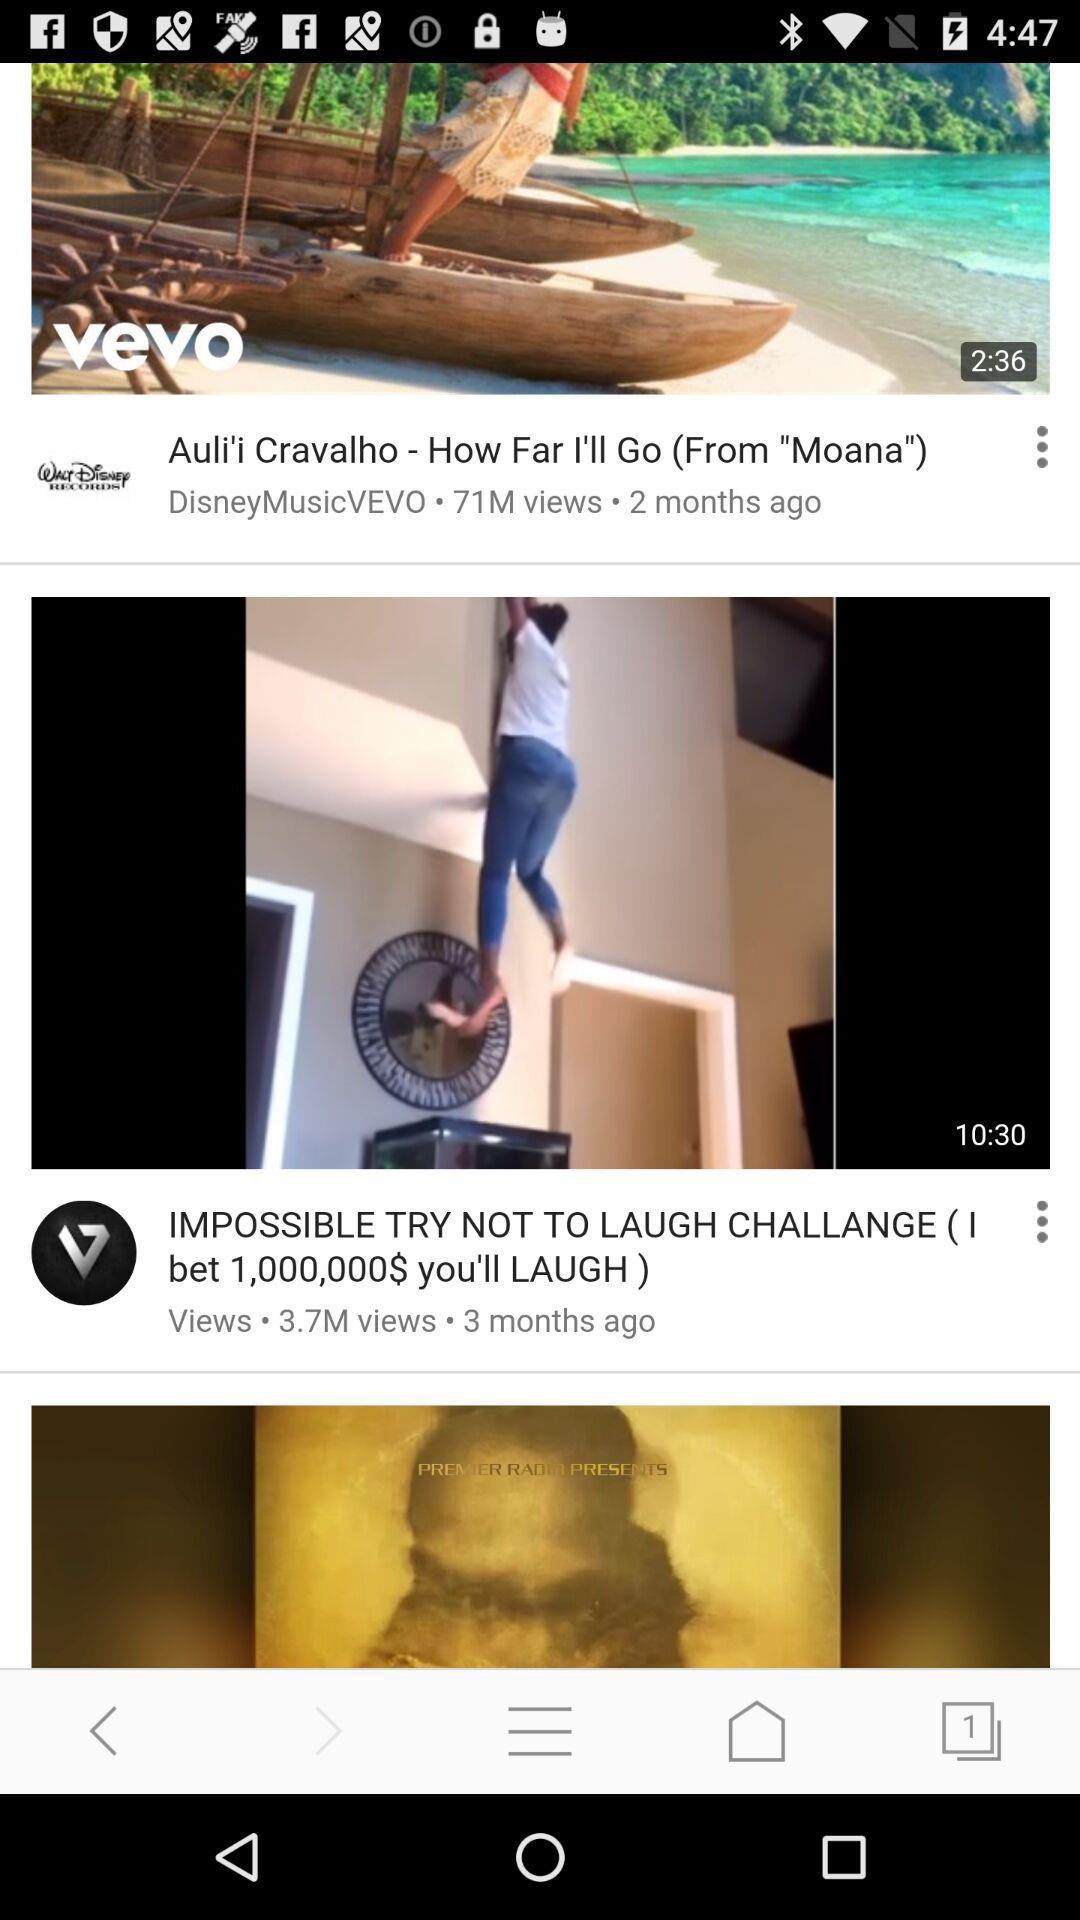  Describe the element at coordinates (756, 1730) in the screenshot. I see `go home` at that location.